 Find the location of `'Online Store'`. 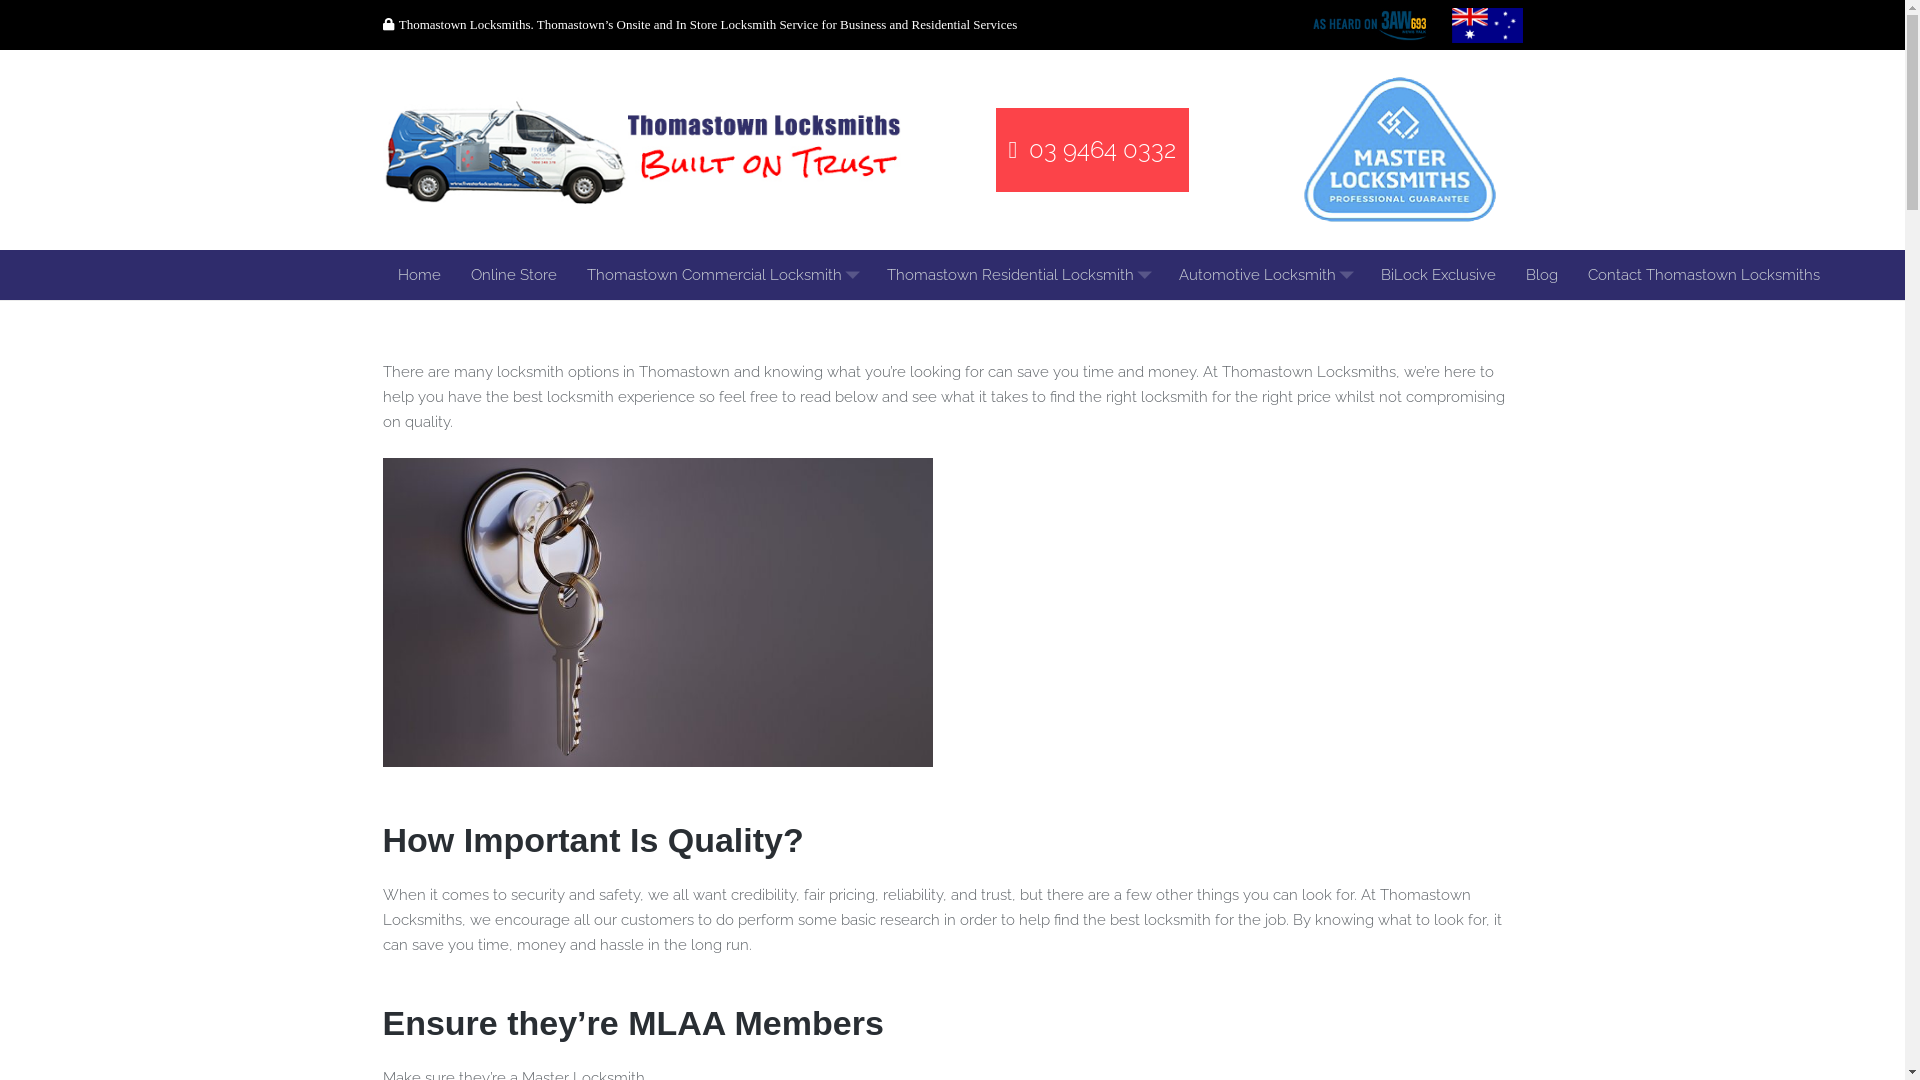

'Online Store' is located at coordinates (455, 274).